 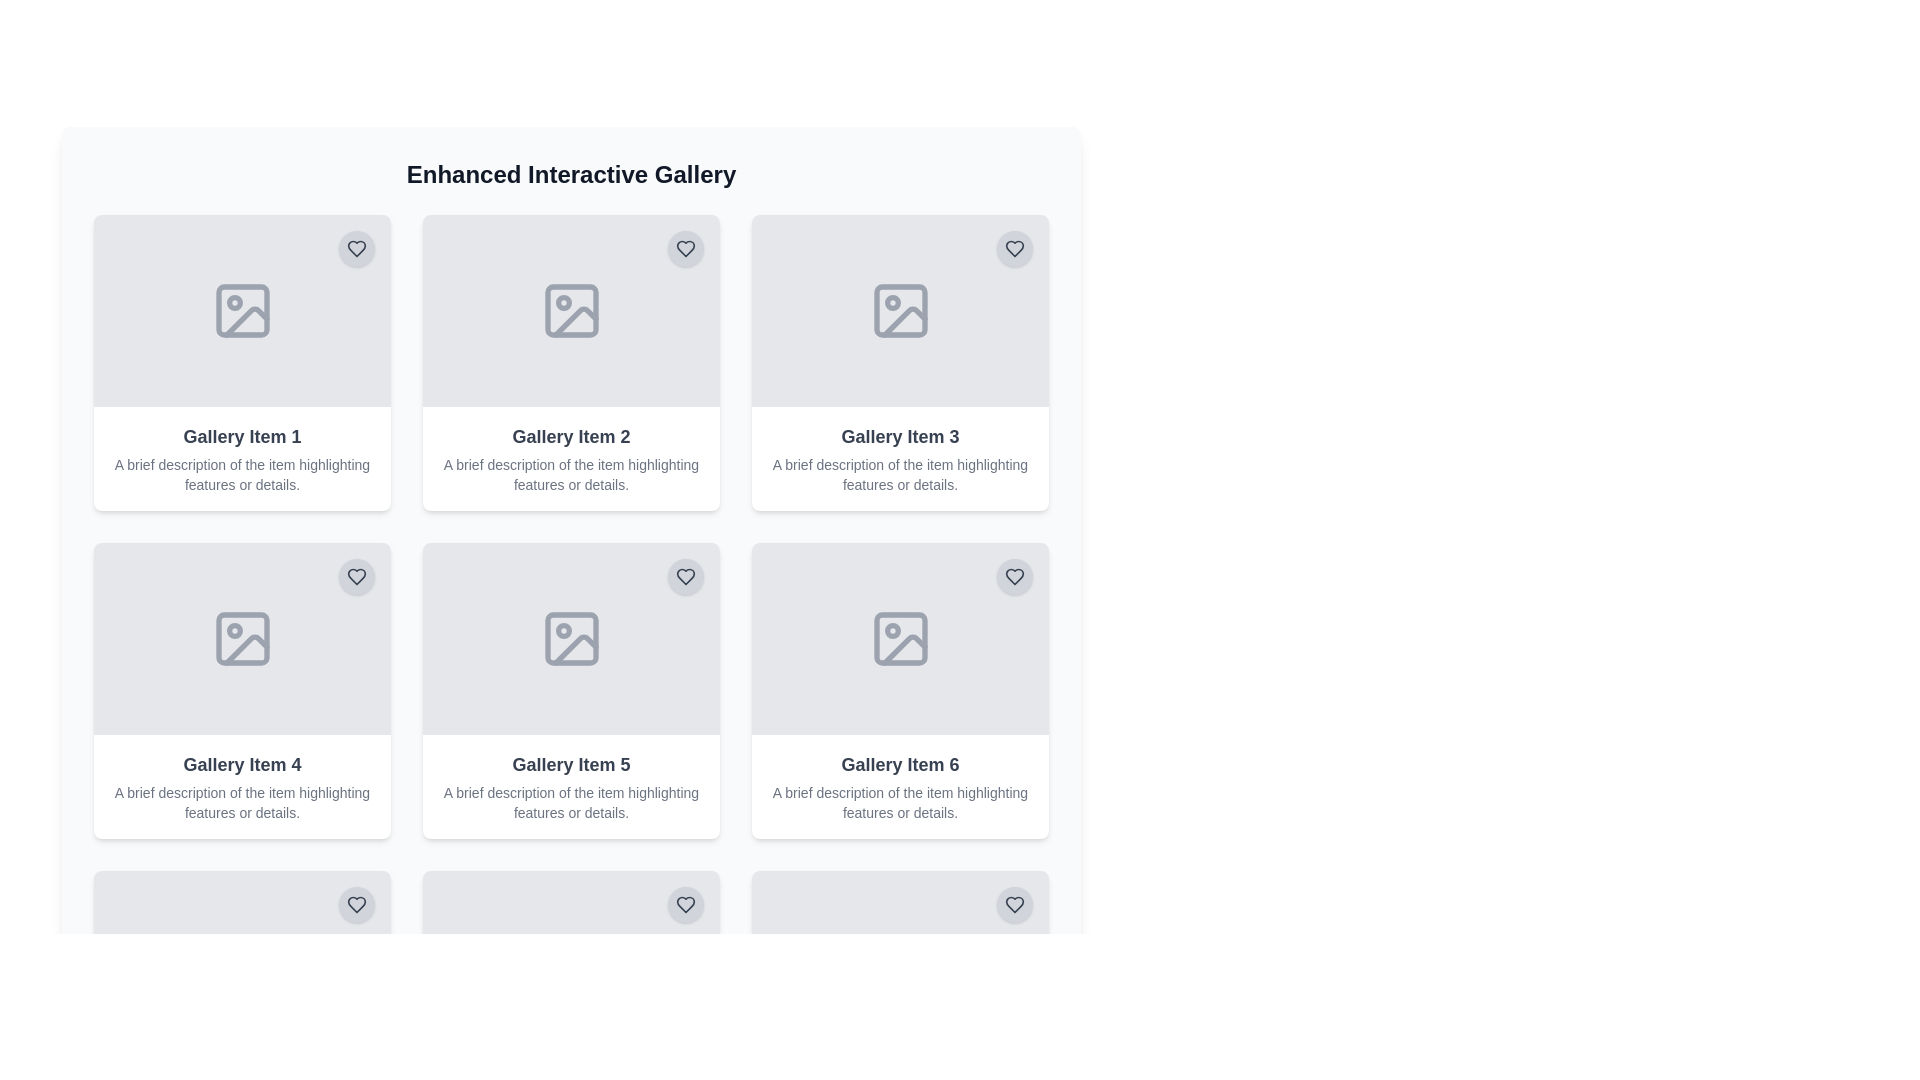 What do you see at coordinates (1014, 905) in the screenshot?
I see `the heart-shaped icon located in the top-right corner of the 'Gallery Item 6' card to mark it as a favorite` at bounding box center [1014, 905].